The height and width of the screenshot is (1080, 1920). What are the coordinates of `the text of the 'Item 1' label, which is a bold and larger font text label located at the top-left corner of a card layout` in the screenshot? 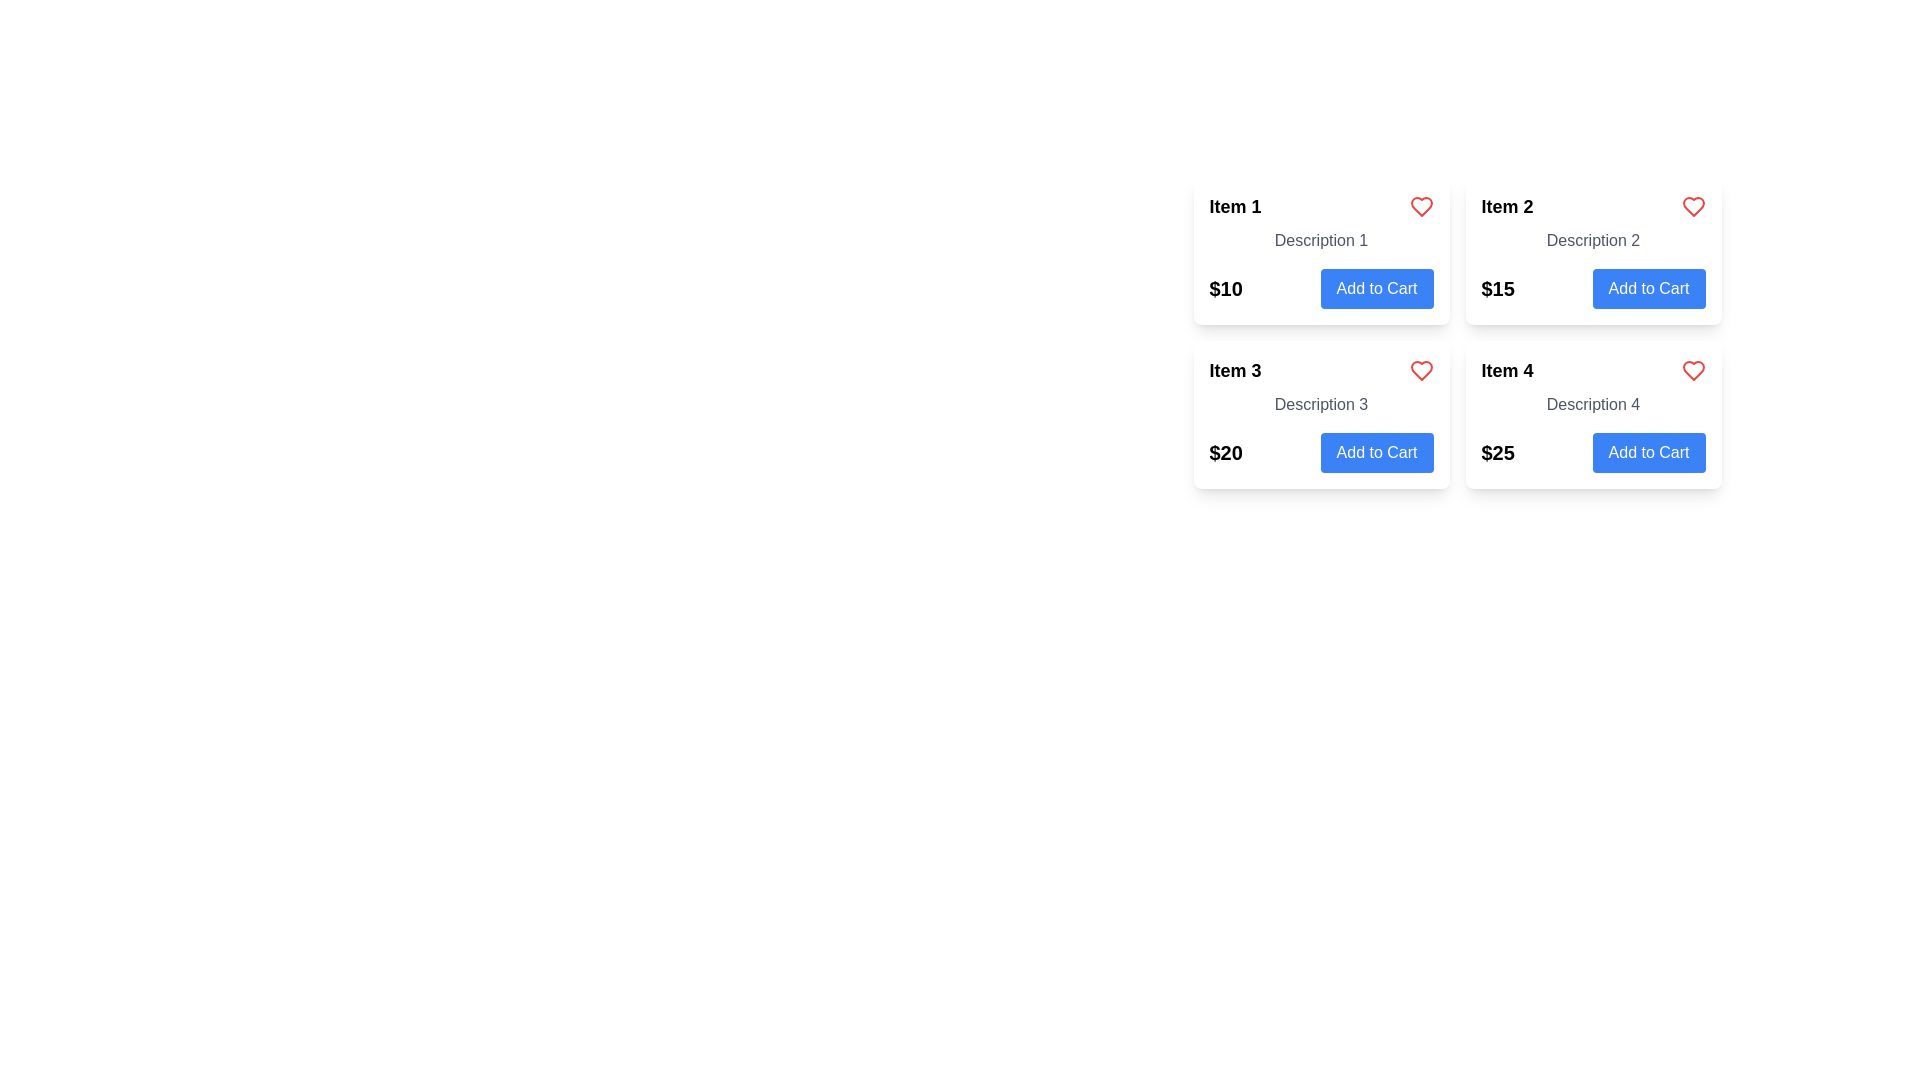 It's located at (1234, 207).